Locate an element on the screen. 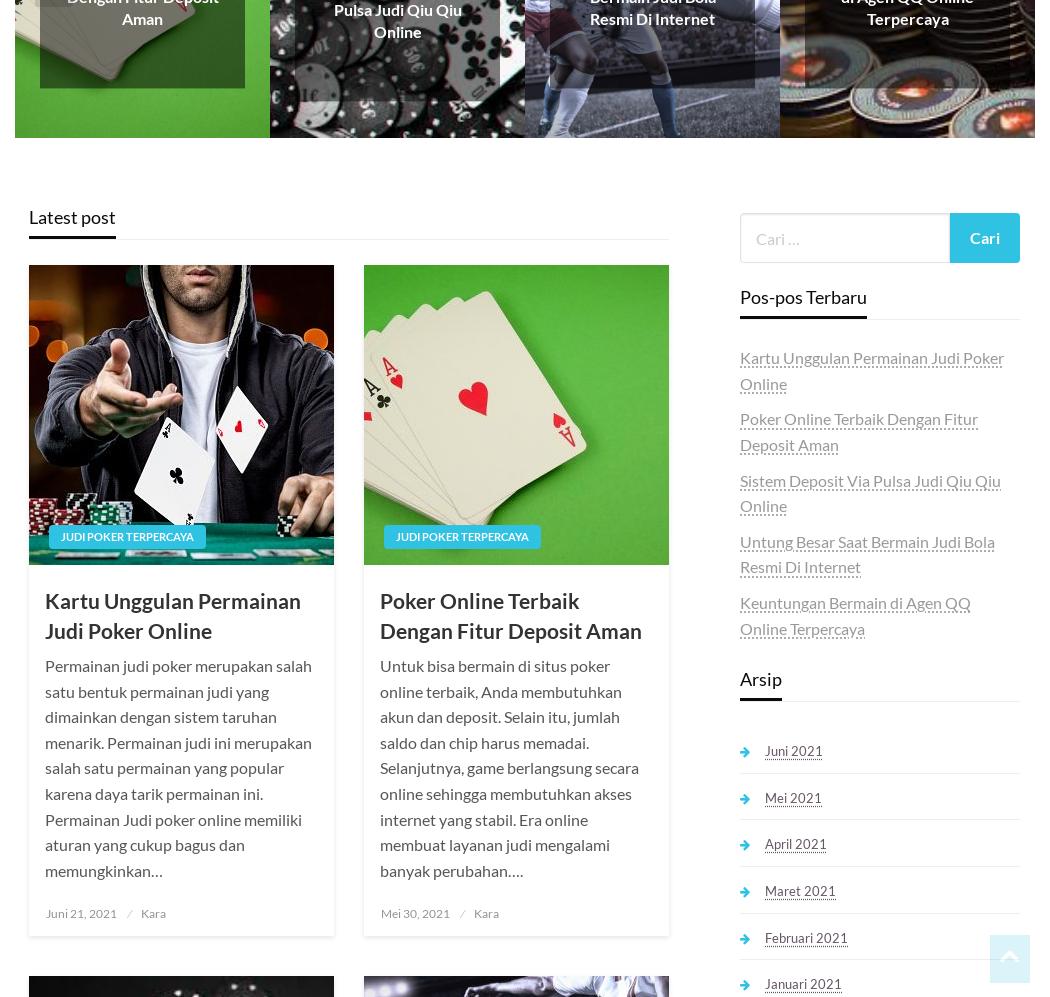 The width and height of the screenshot is (1050, 997). 'Mei 2021' is located at coordinates (765, 796).